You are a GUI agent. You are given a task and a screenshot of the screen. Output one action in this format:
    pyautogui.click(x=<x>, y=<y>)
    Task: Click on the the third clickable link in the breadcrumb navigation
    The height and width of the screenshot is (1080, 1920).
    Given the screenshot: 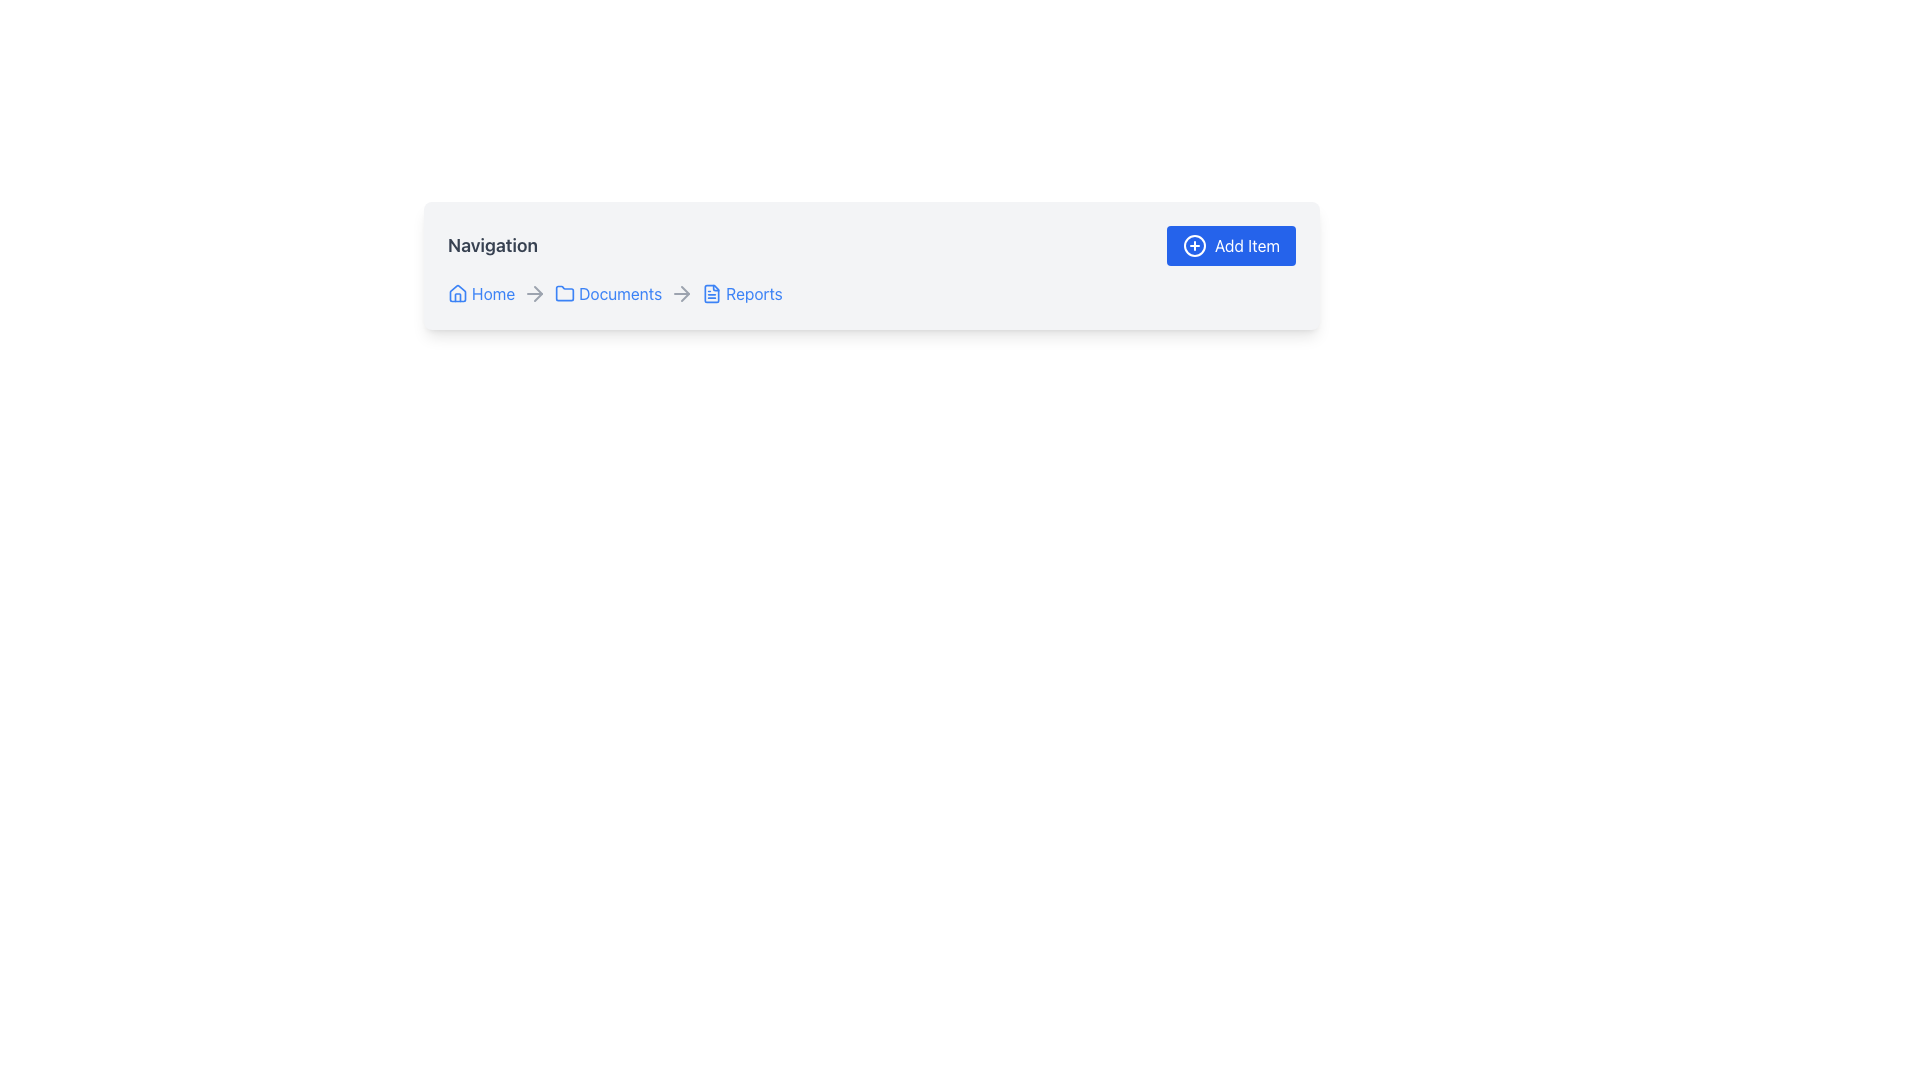 What is the action you would take?
    pyautogui.click(x=741, y=293)
    